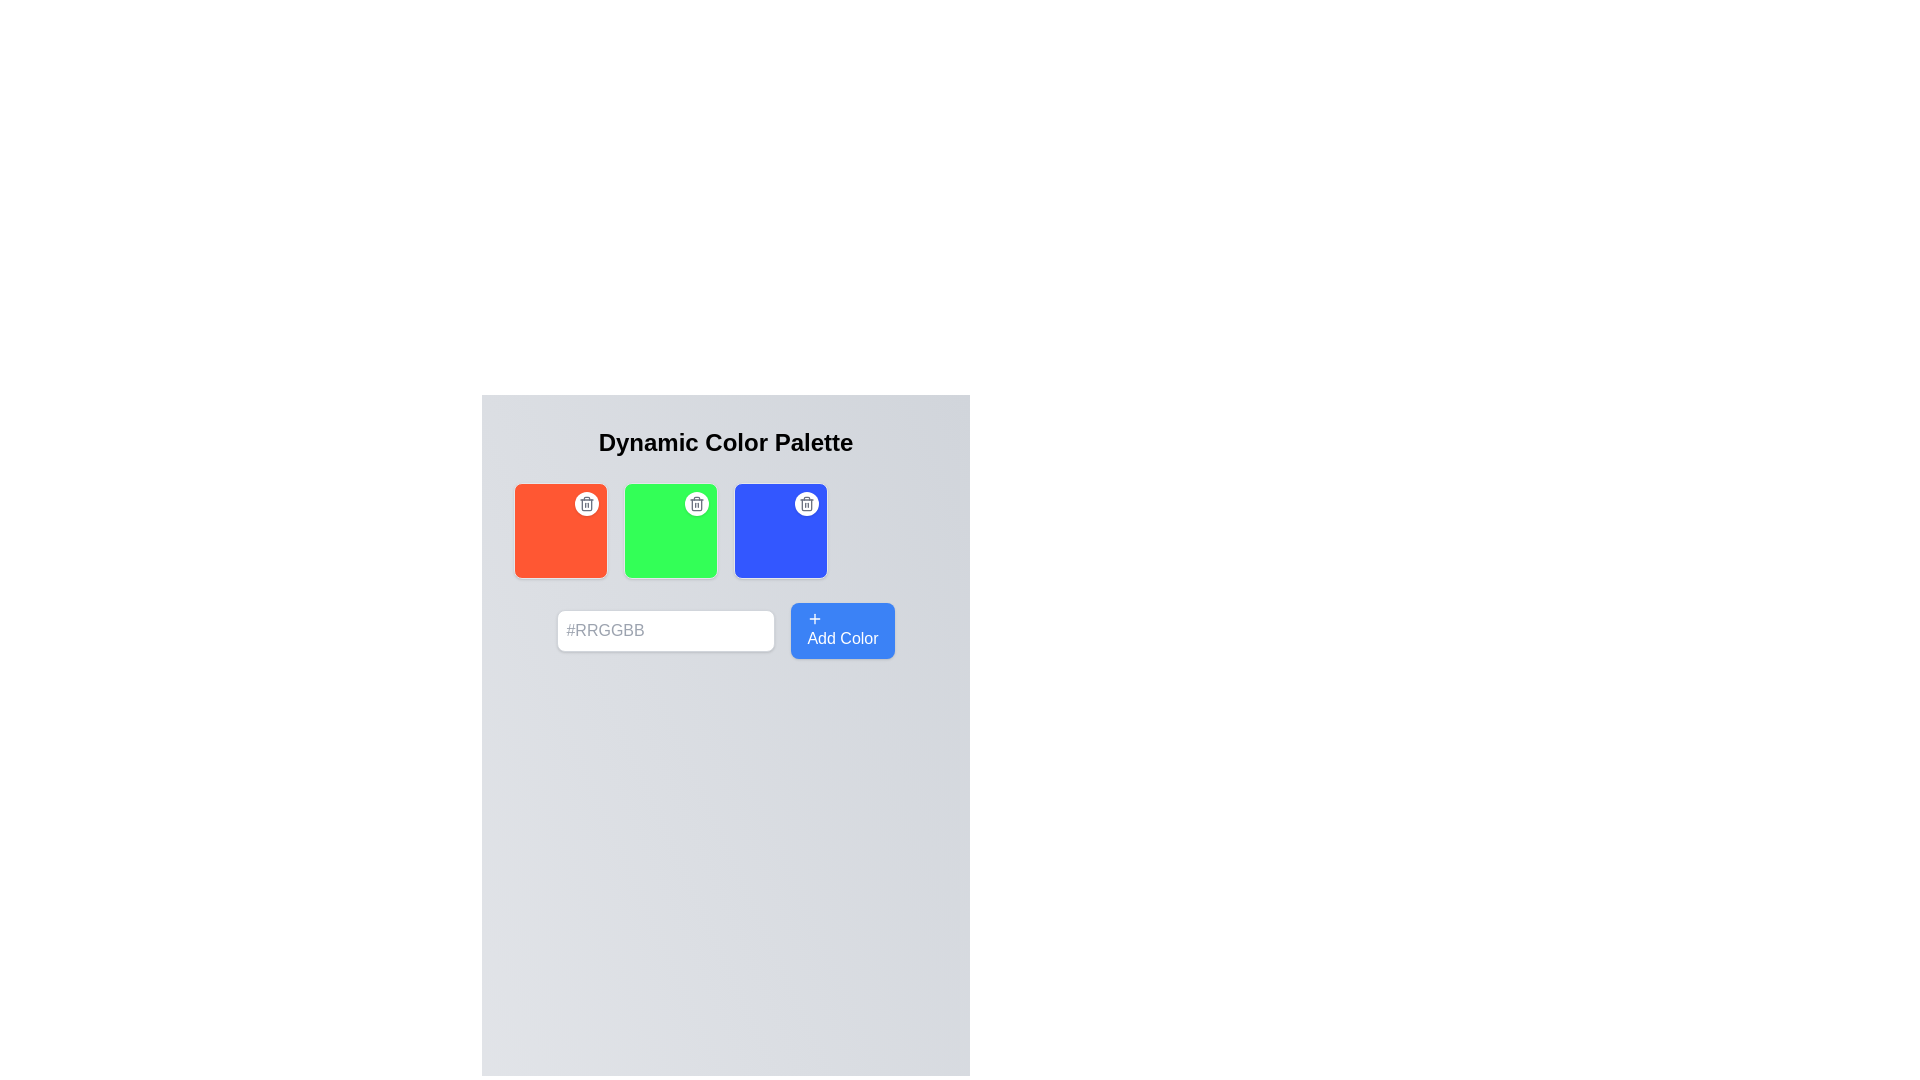 This screenshot has height=1080, width=1920. I want to click on the trash icon located in the top-right corner of the green tile within the Dynamic Color Palette, so click(696, 503).